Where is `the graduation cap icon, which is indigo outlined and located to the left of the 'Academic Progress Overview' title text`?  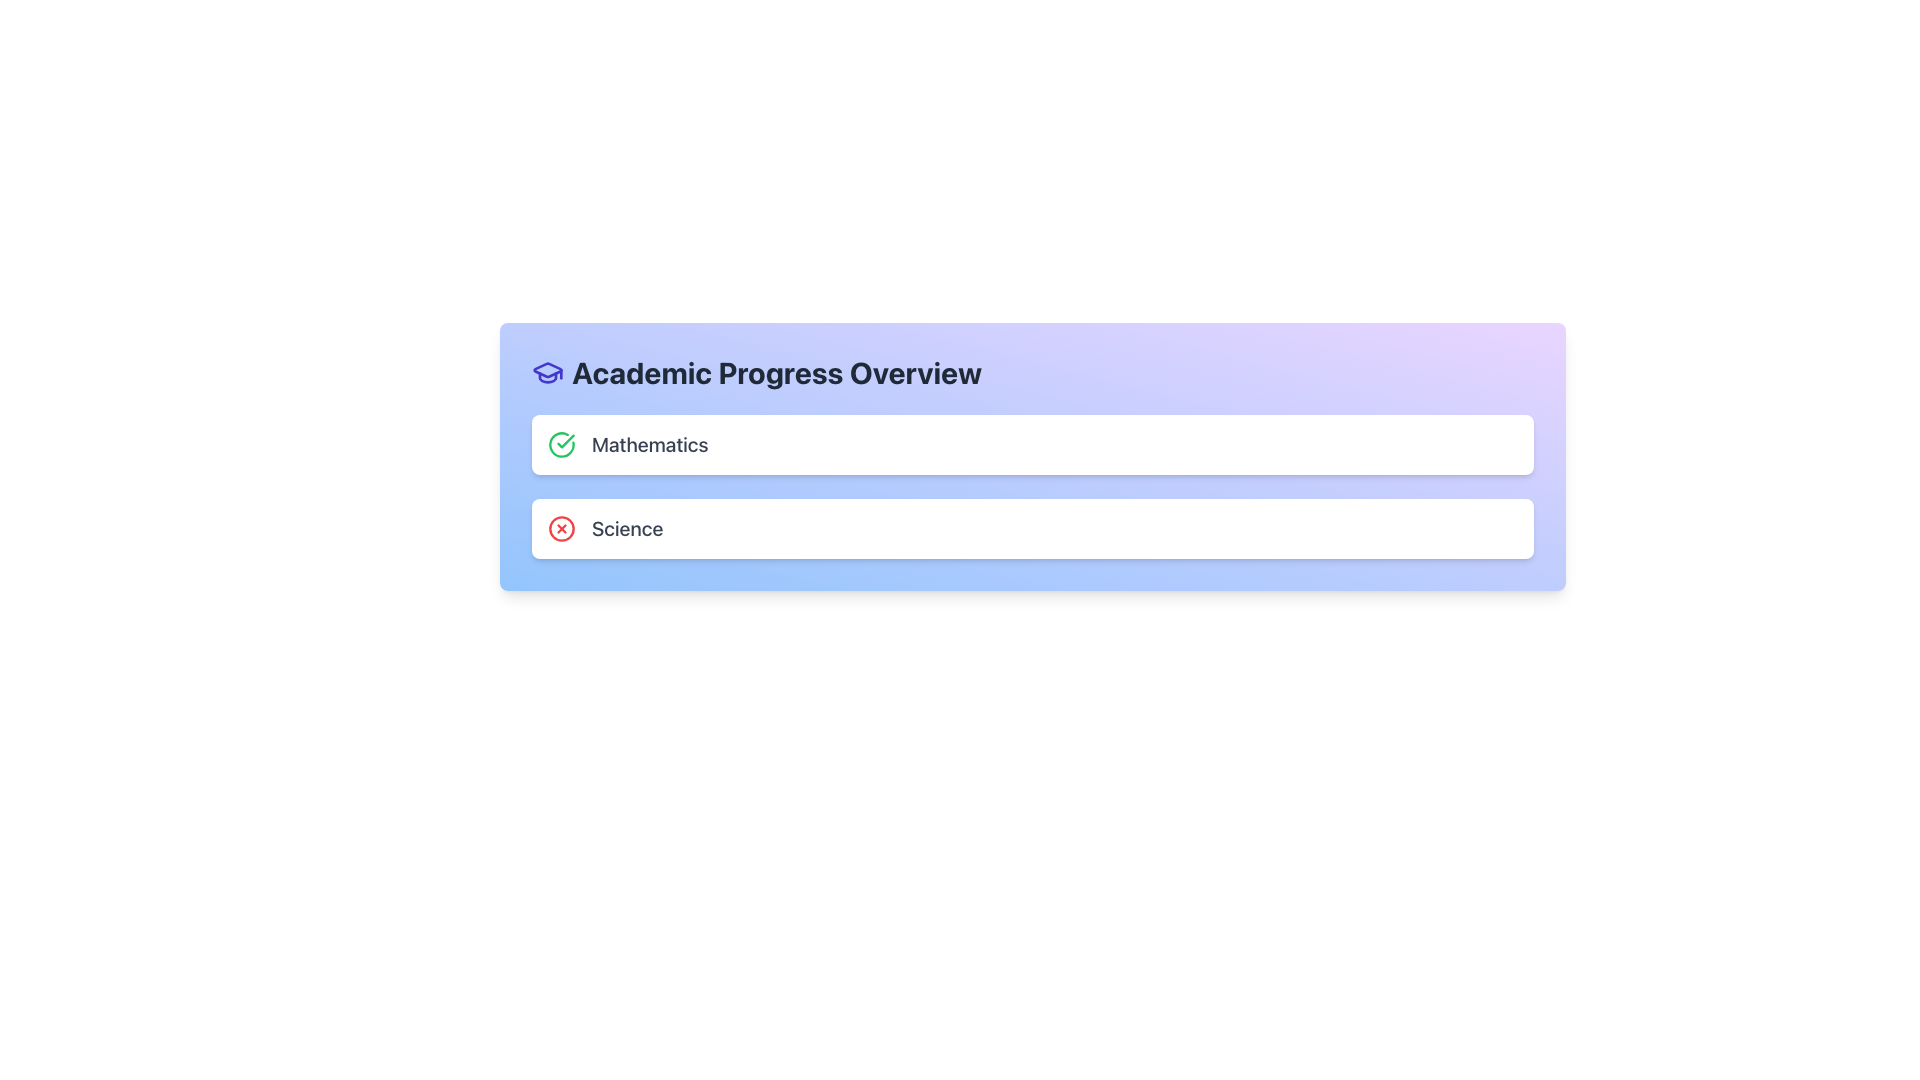 the graduation cap icon, which is indigo outlined and located to the left of the 'Academic Progress Overview' title text is located at coordinates (547, 373).